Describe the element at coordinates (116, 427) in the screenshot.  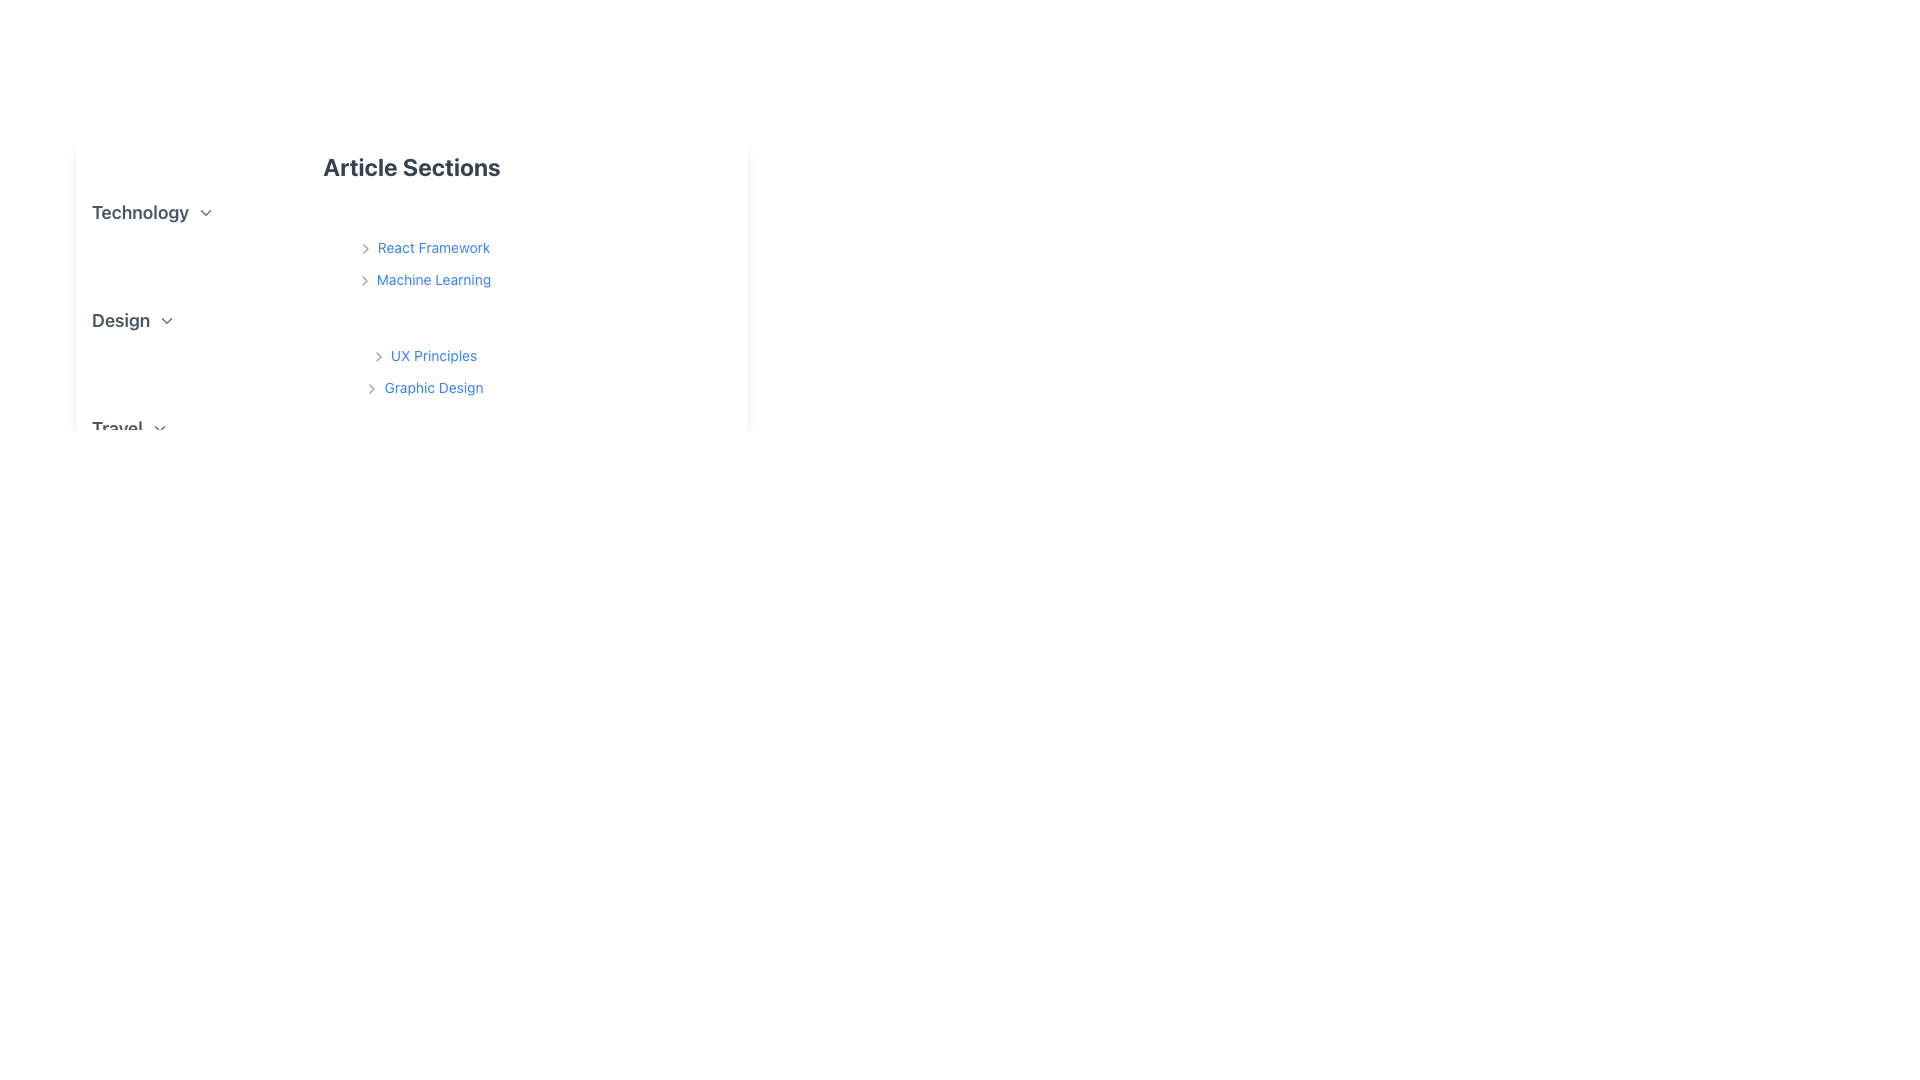
I see `on the bold text label displaying 'Travel' in dark gray font` at that location.